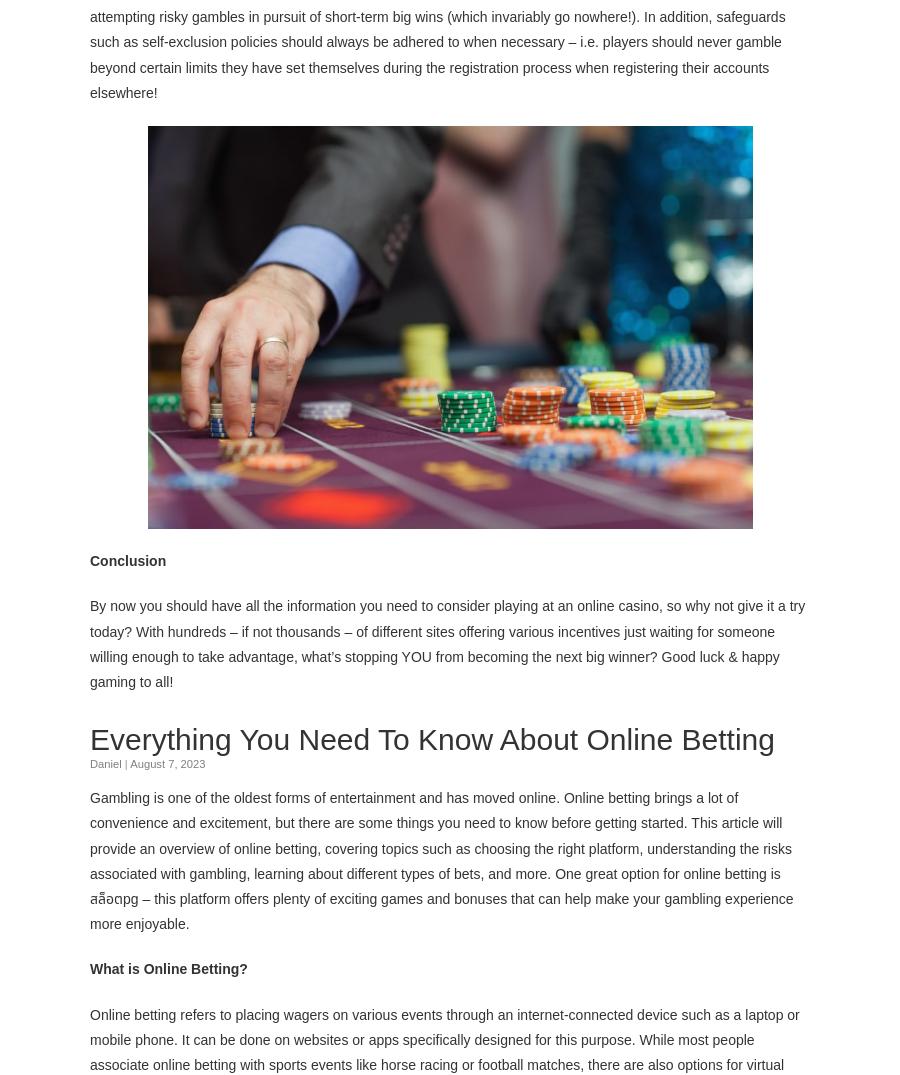 This screenshot has height=1075, width=900. What do you see at coordinates (89, 559) in the screenshot?
I see `'Conclusion'` at bounding box center [89, 559].